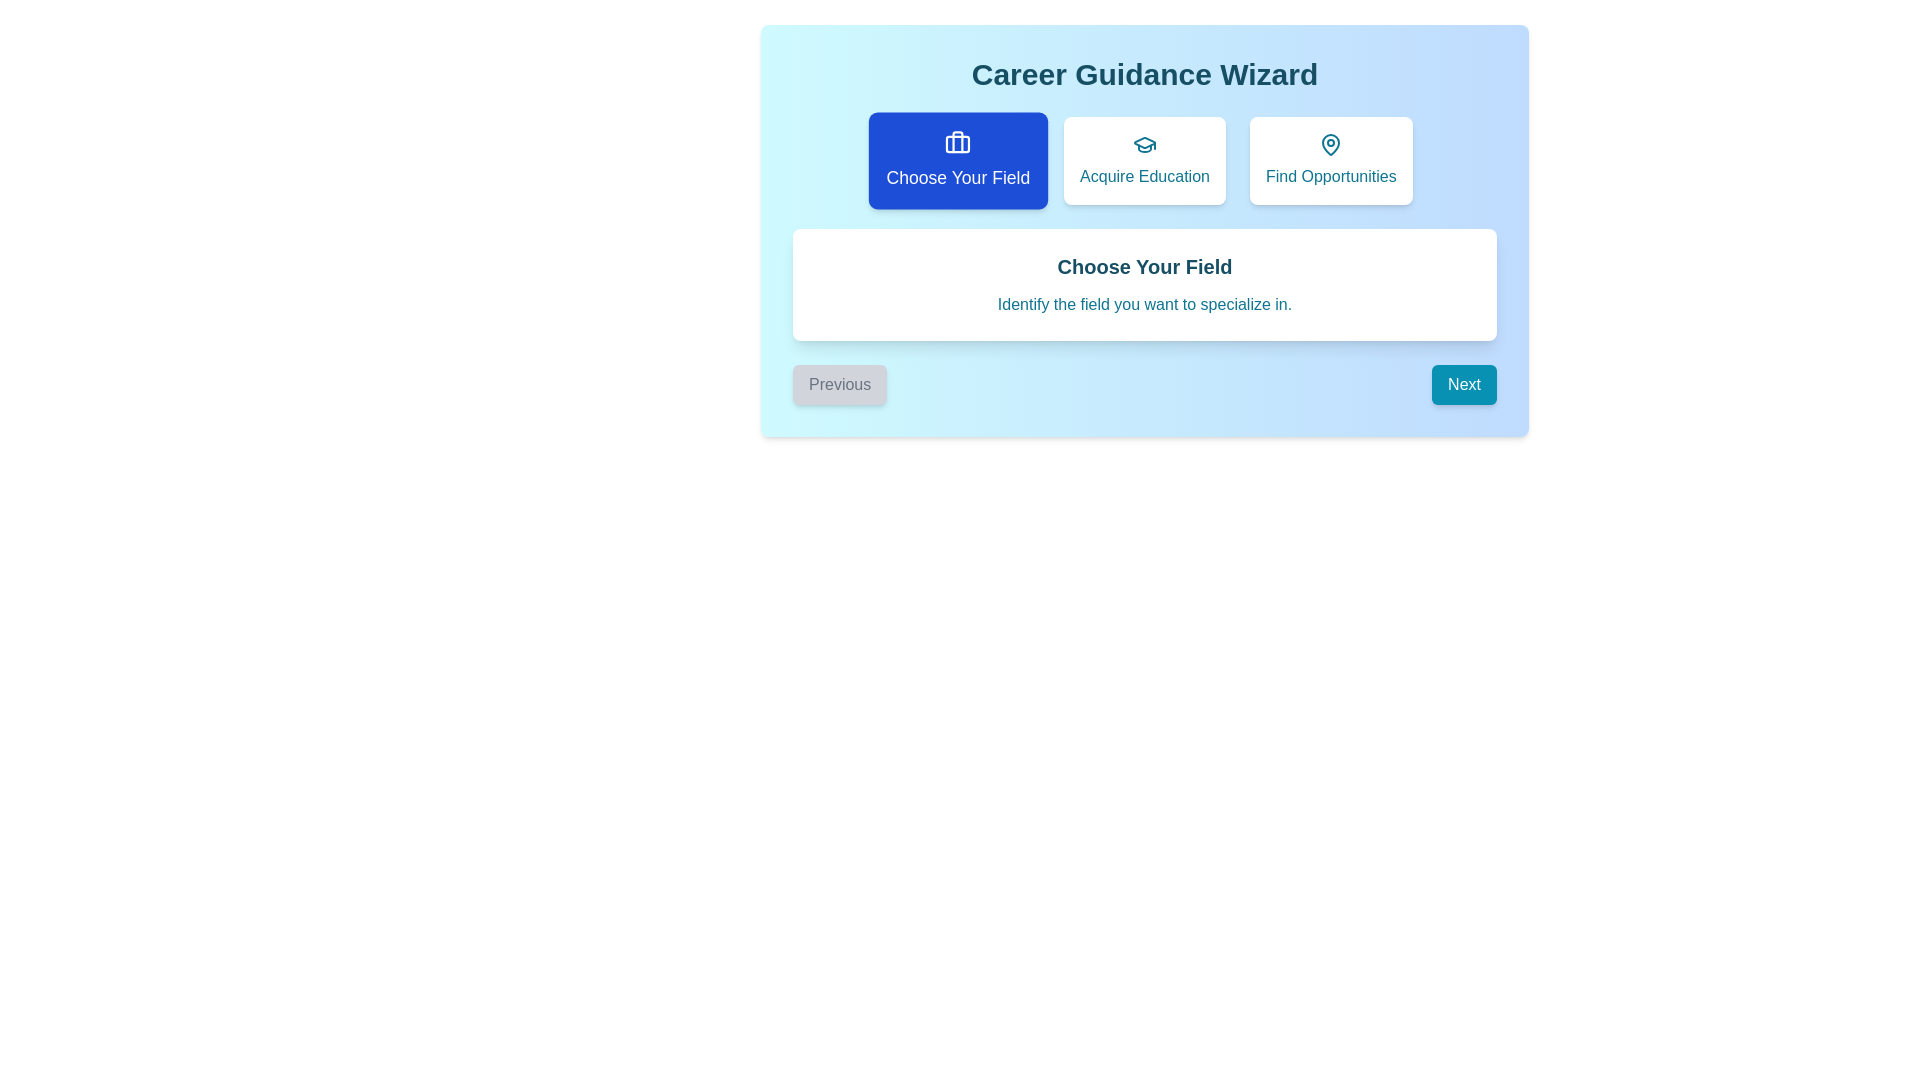 Image resolution: width=1920 pixels, height=1080 pixels. I want to click on the non-interactive rectangular graphical element located within the 'Choose Your Field' button, which is the first button in a row of three at the top of the interface, so click(957, 143).